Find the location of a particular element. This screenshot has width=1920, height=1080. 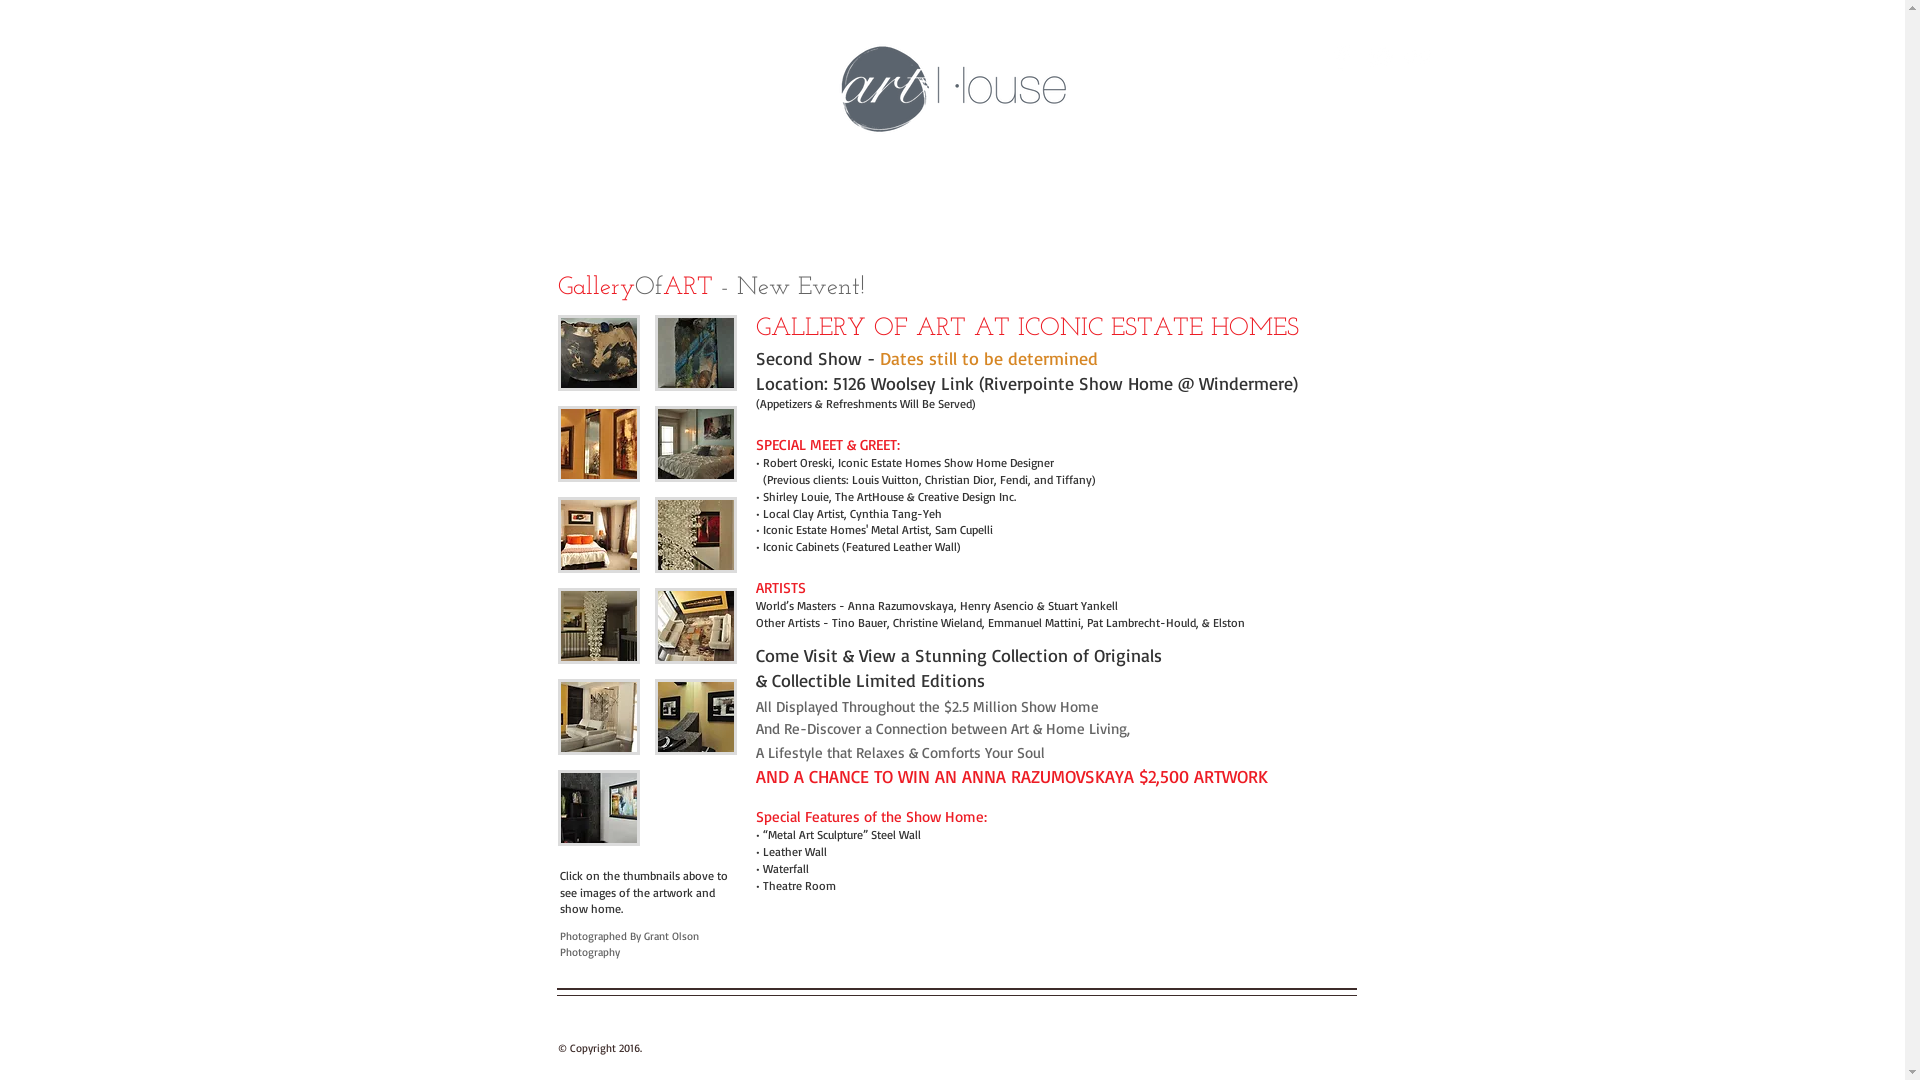

'ArtHouse_logo_2016_col_simple.png' is located at coordinates (952, 88).